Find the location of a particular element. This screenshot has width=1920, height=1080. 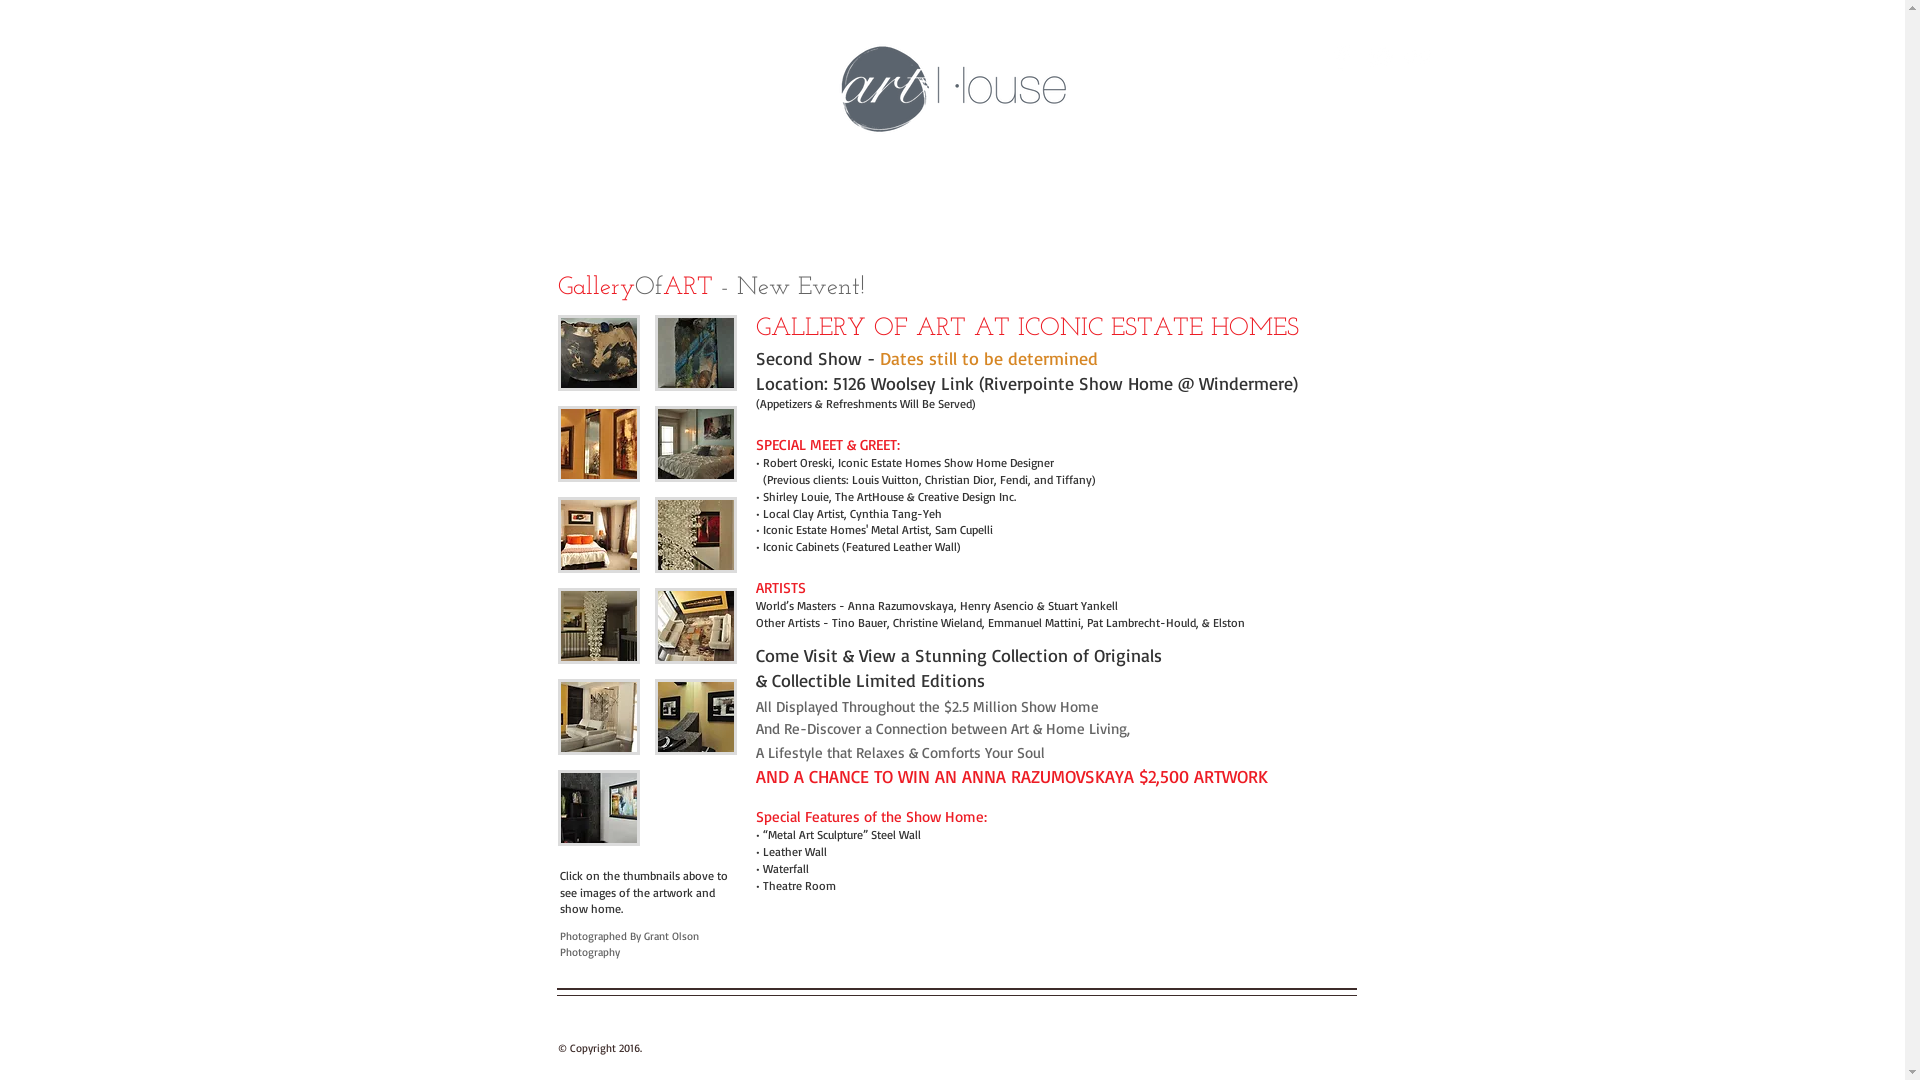

'ArtHouse_logo_2016_col_simple.png' is located at coordinates (952, 88).